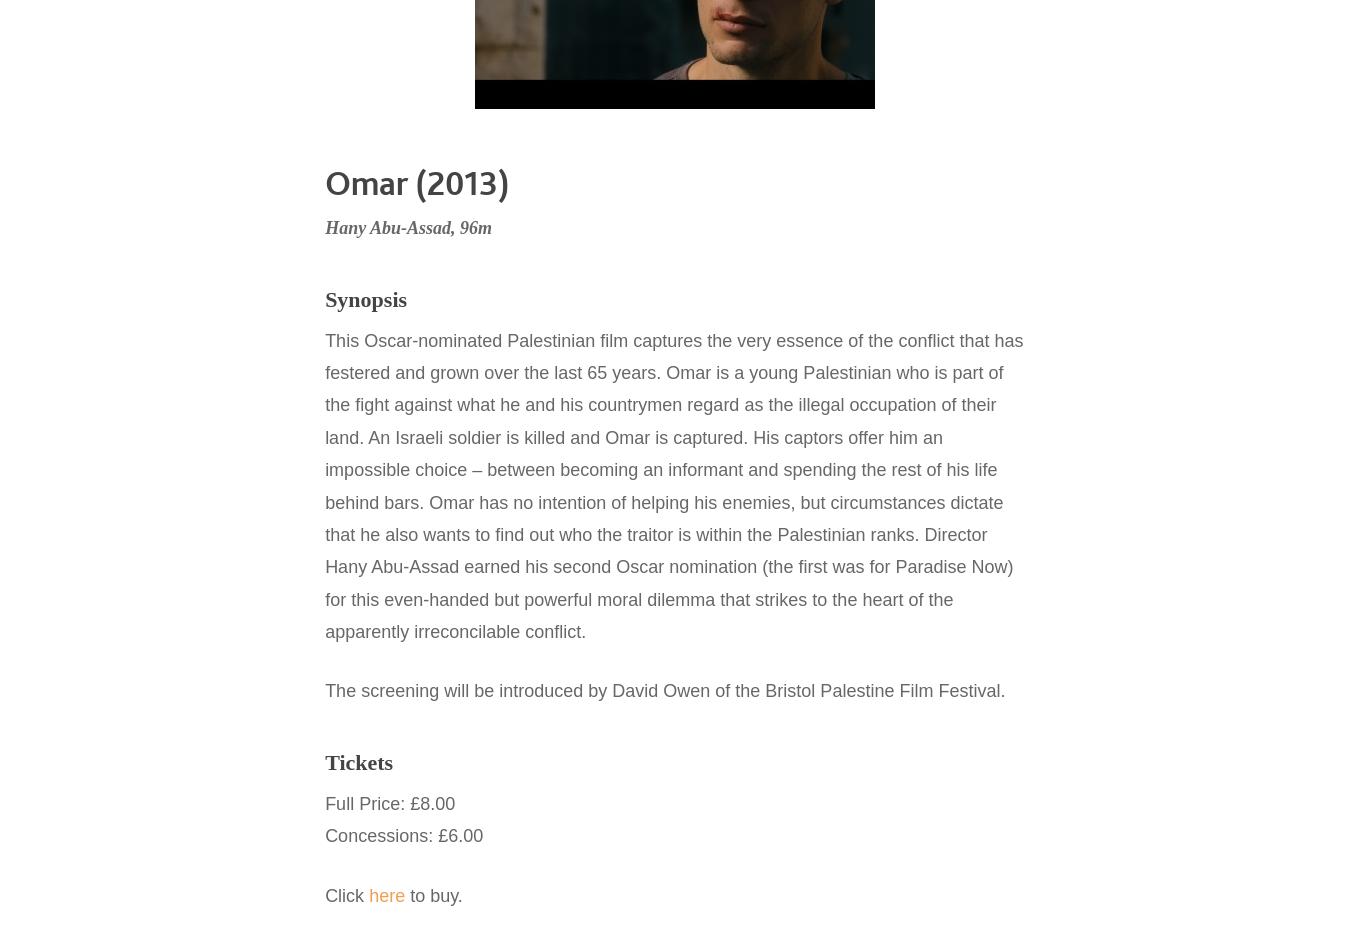  Describe the element at coordinates (323, 689) in the screenshot. I see `'The screening will be introduced by David Owen of the Bristol Palestine Film Festival.'` at that location.